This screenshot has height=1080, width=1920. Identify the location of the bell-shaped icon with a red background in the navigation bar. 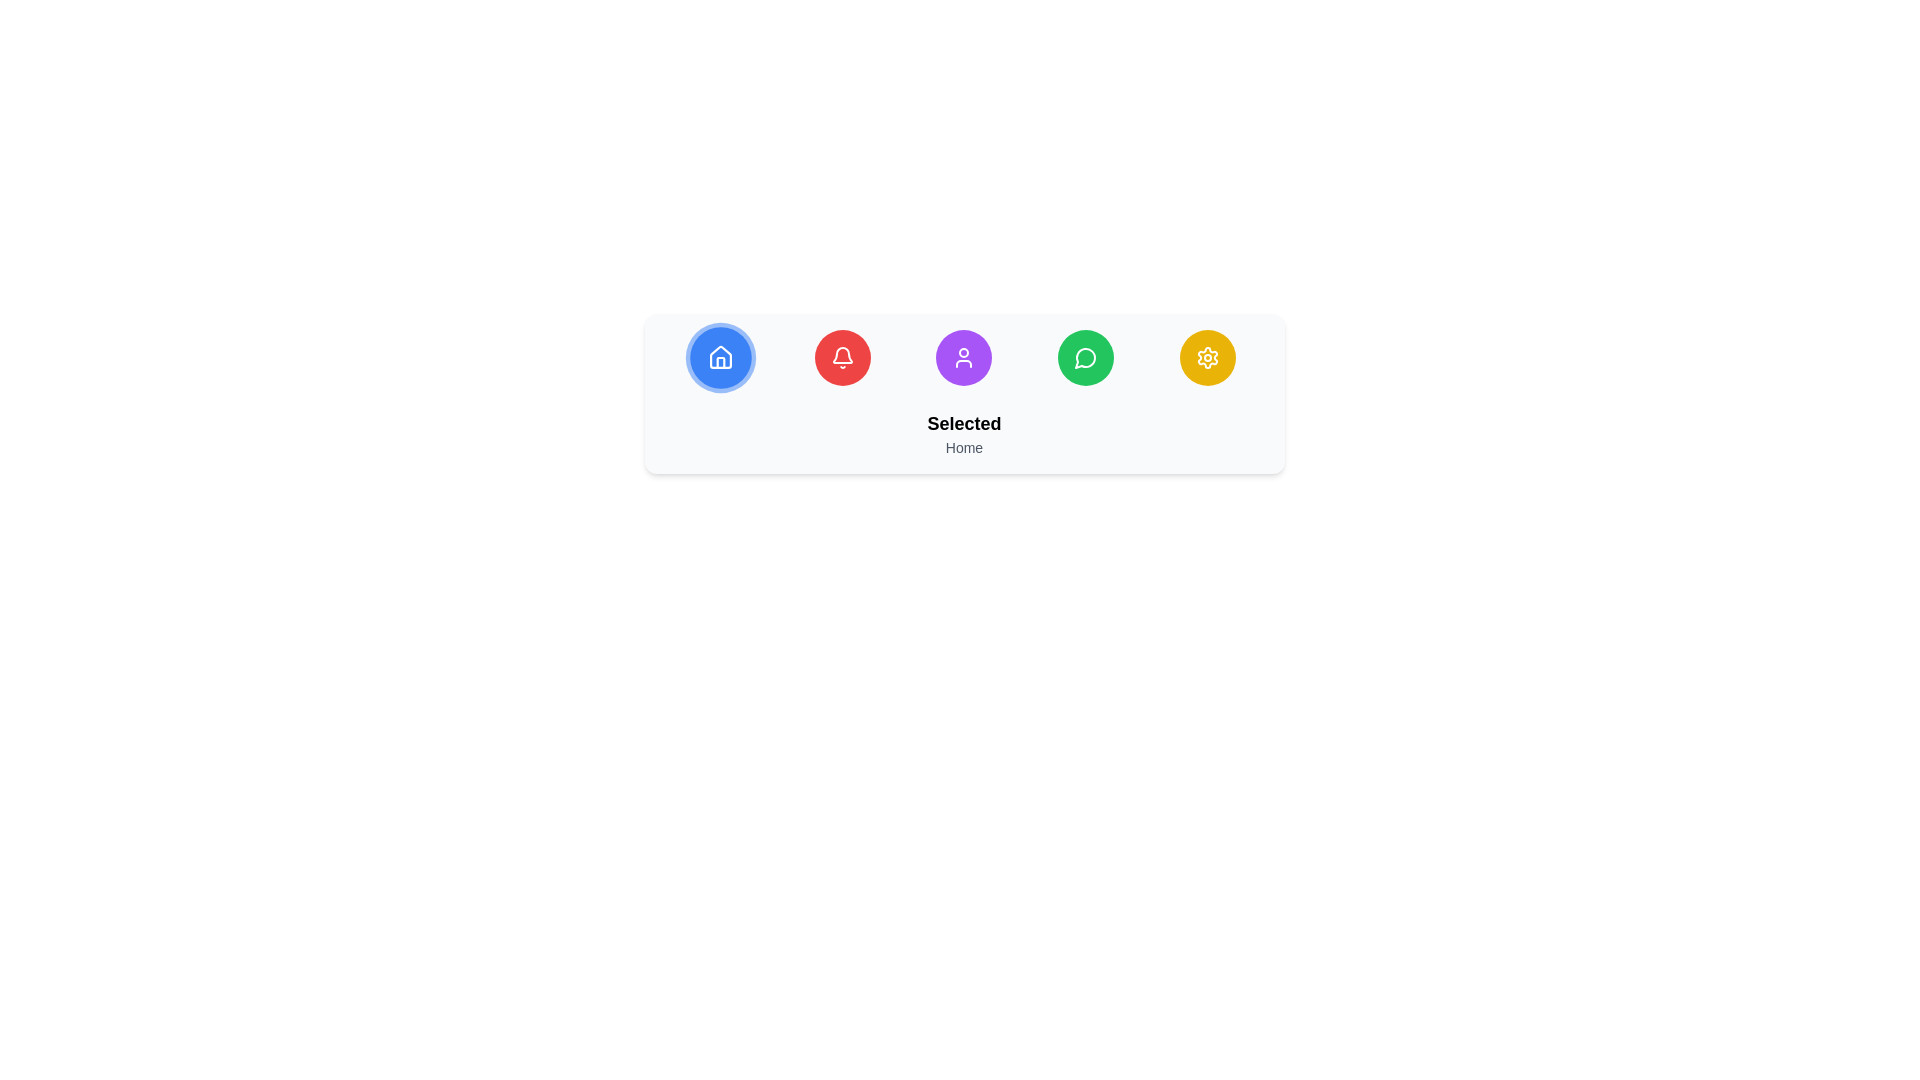
(842, 357).